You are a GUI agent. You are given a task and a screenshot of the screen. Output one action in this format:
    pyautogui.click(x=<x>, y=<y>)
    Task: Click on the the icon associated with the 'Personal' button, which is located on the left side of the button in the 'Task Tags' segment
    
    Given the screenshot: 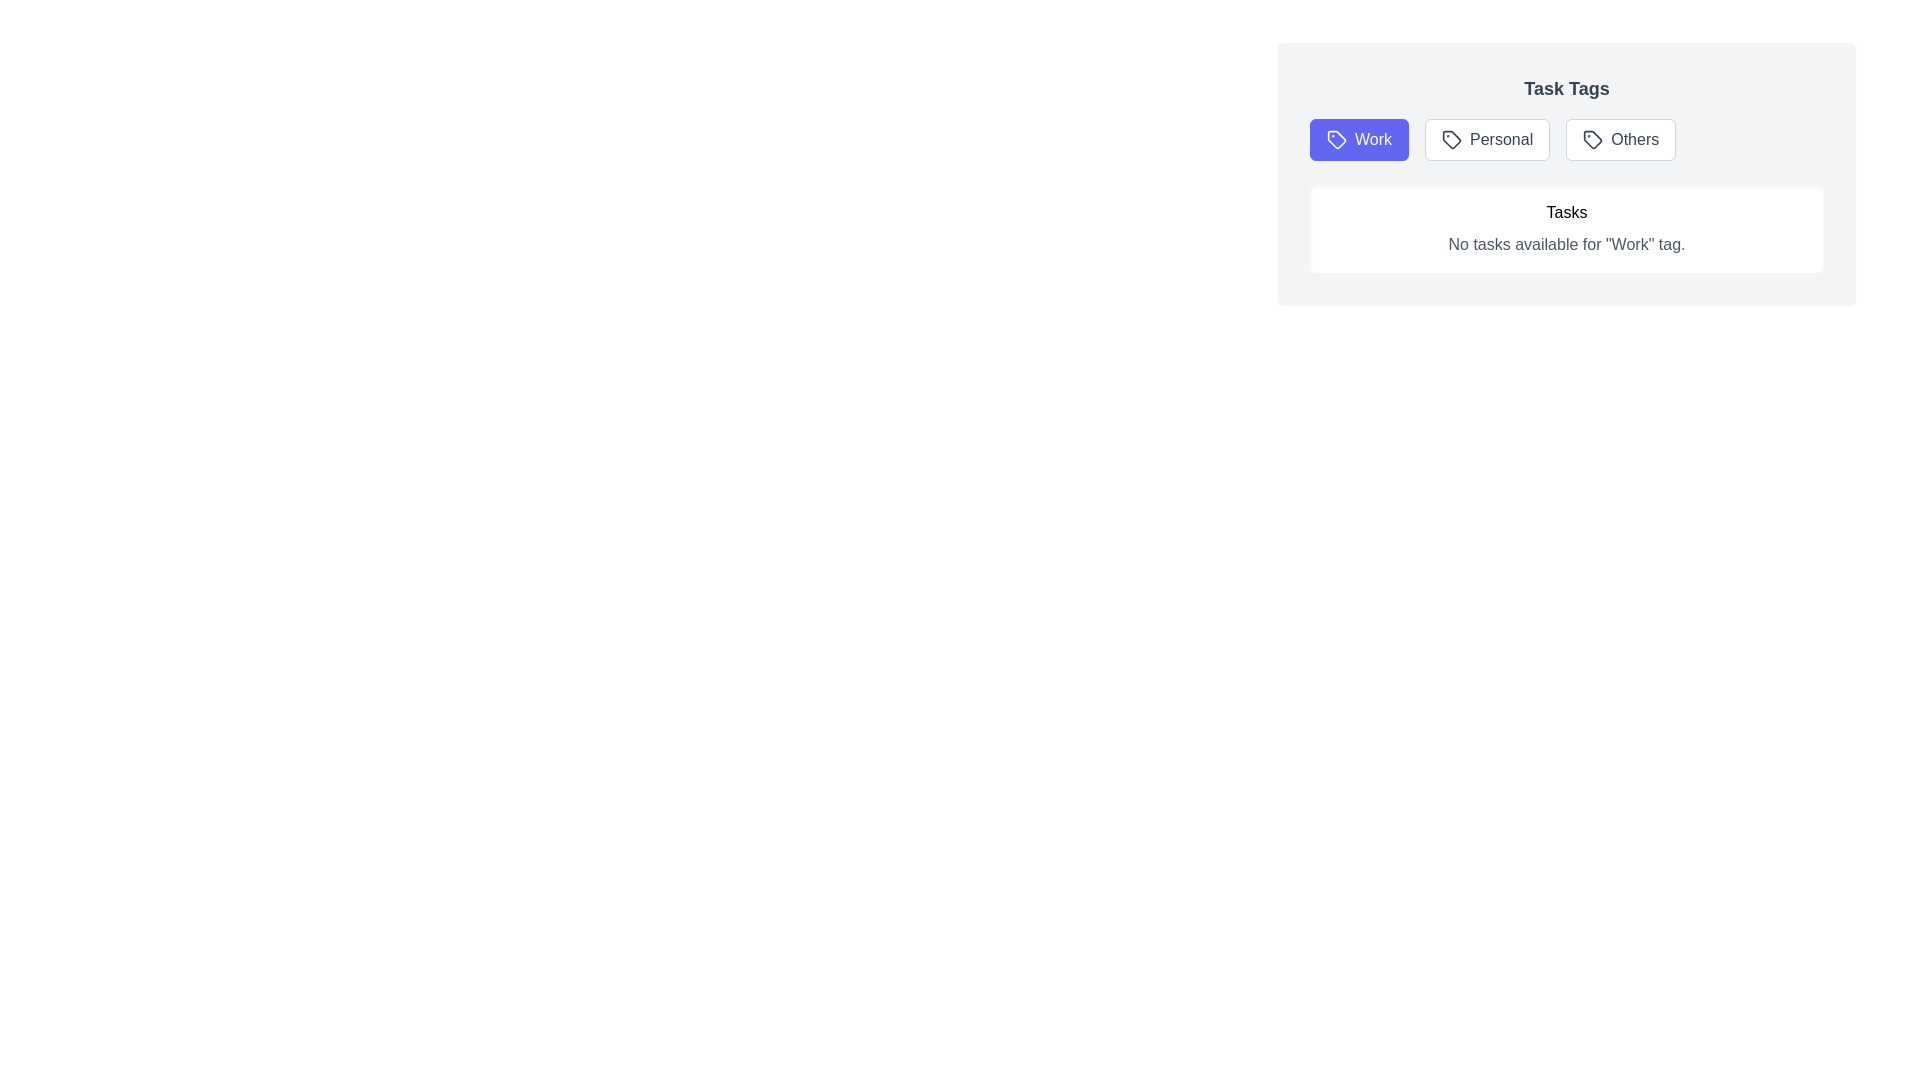 What is the action you would take?
    pyautogui.click(x=1452, y=138)
    